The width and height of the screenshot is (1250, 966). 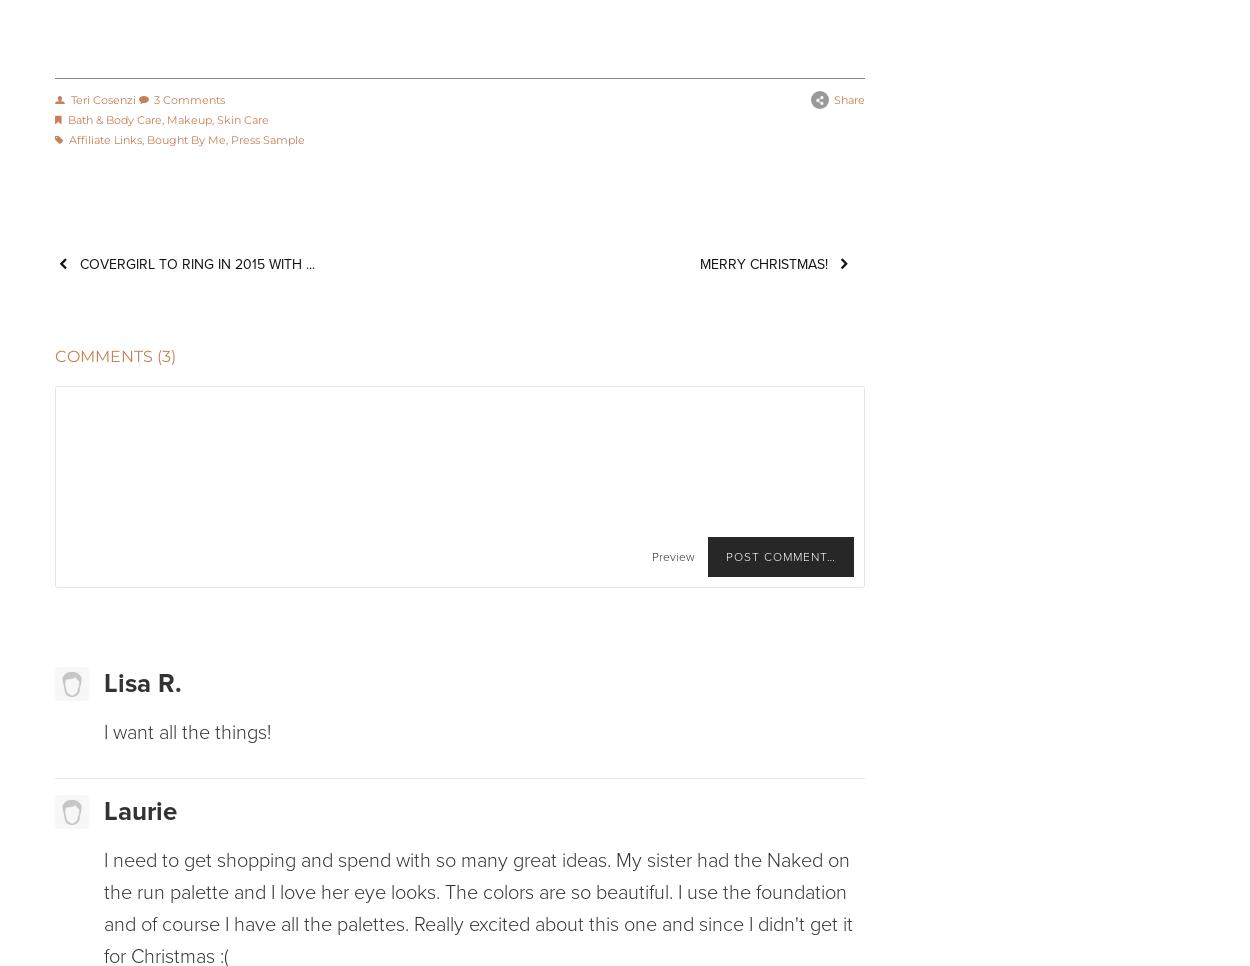 I want to click on 'Bought by Me', so click(x=185, y=138).